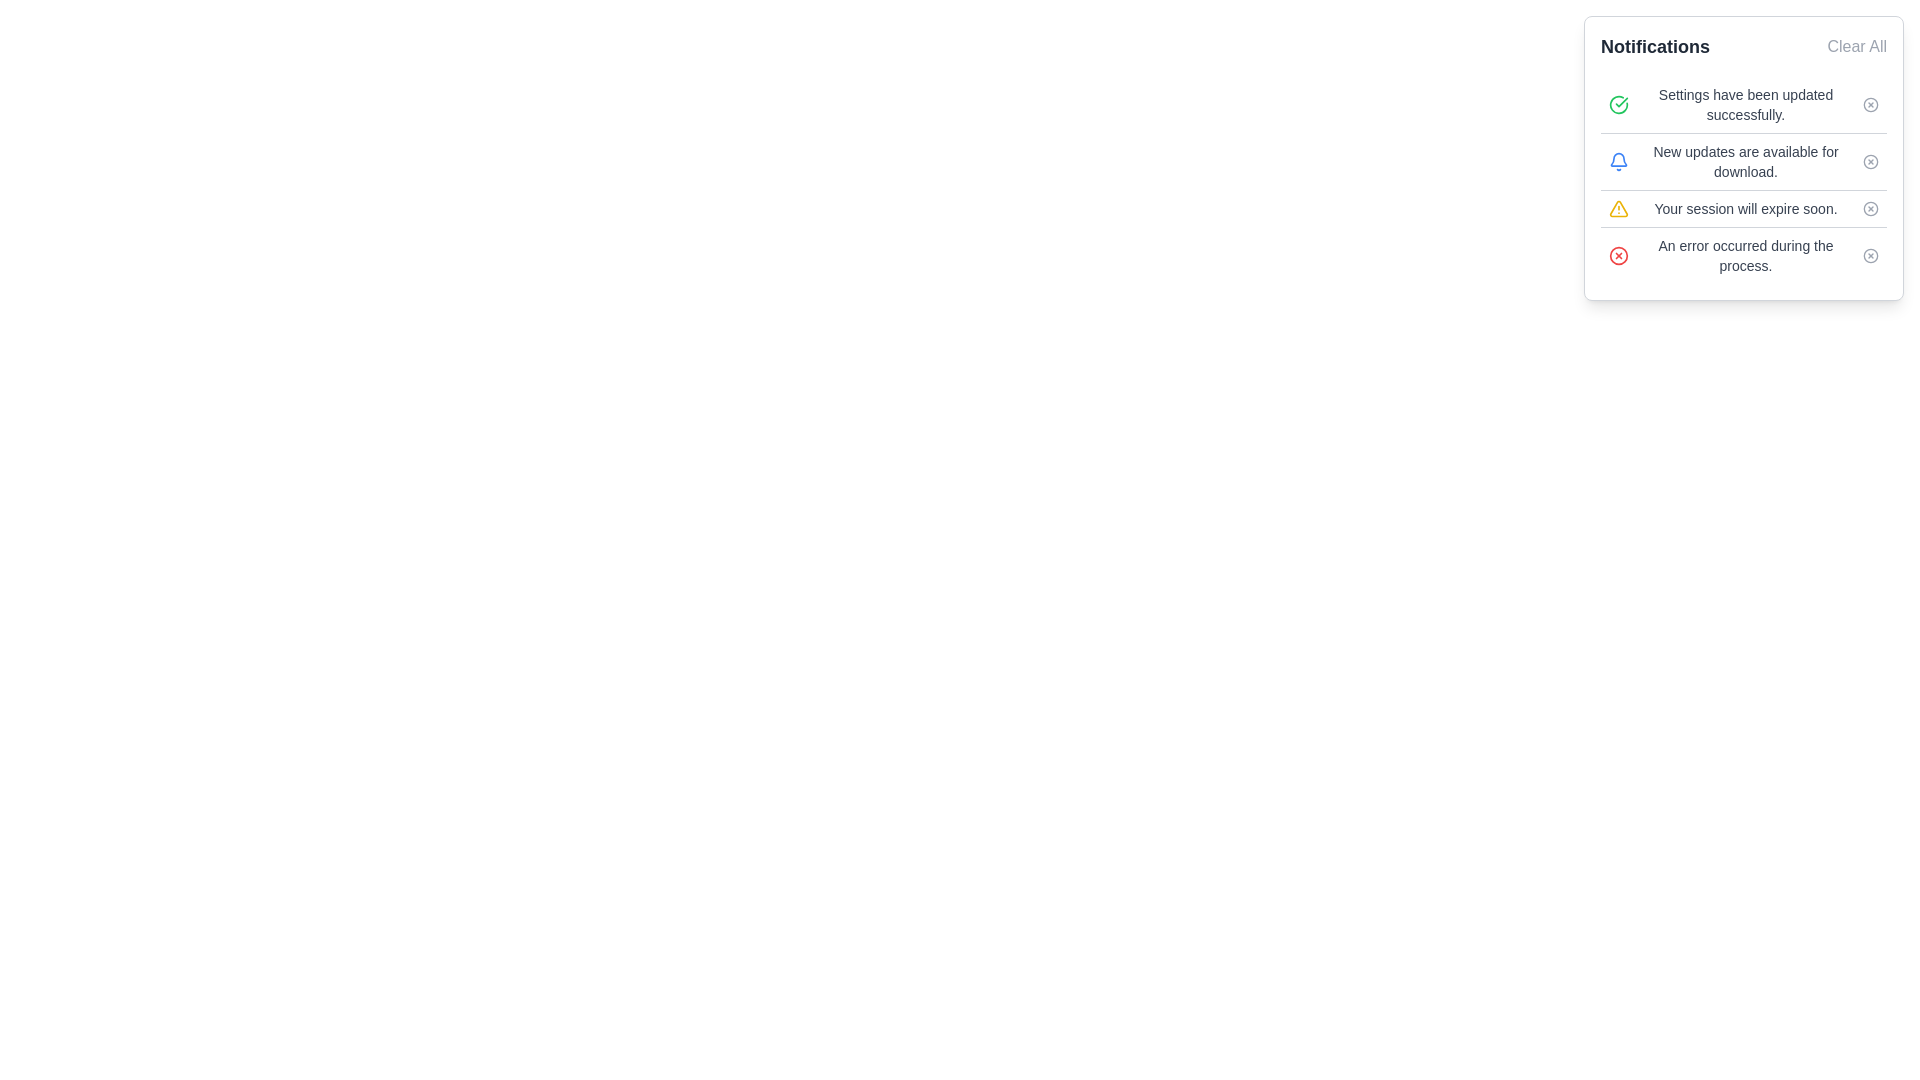  Describe the element at coordinates (1618, 161) in the screenshot. I see `the notification icon that signifies updates or alerts, located to the left of the informational text` at that location.